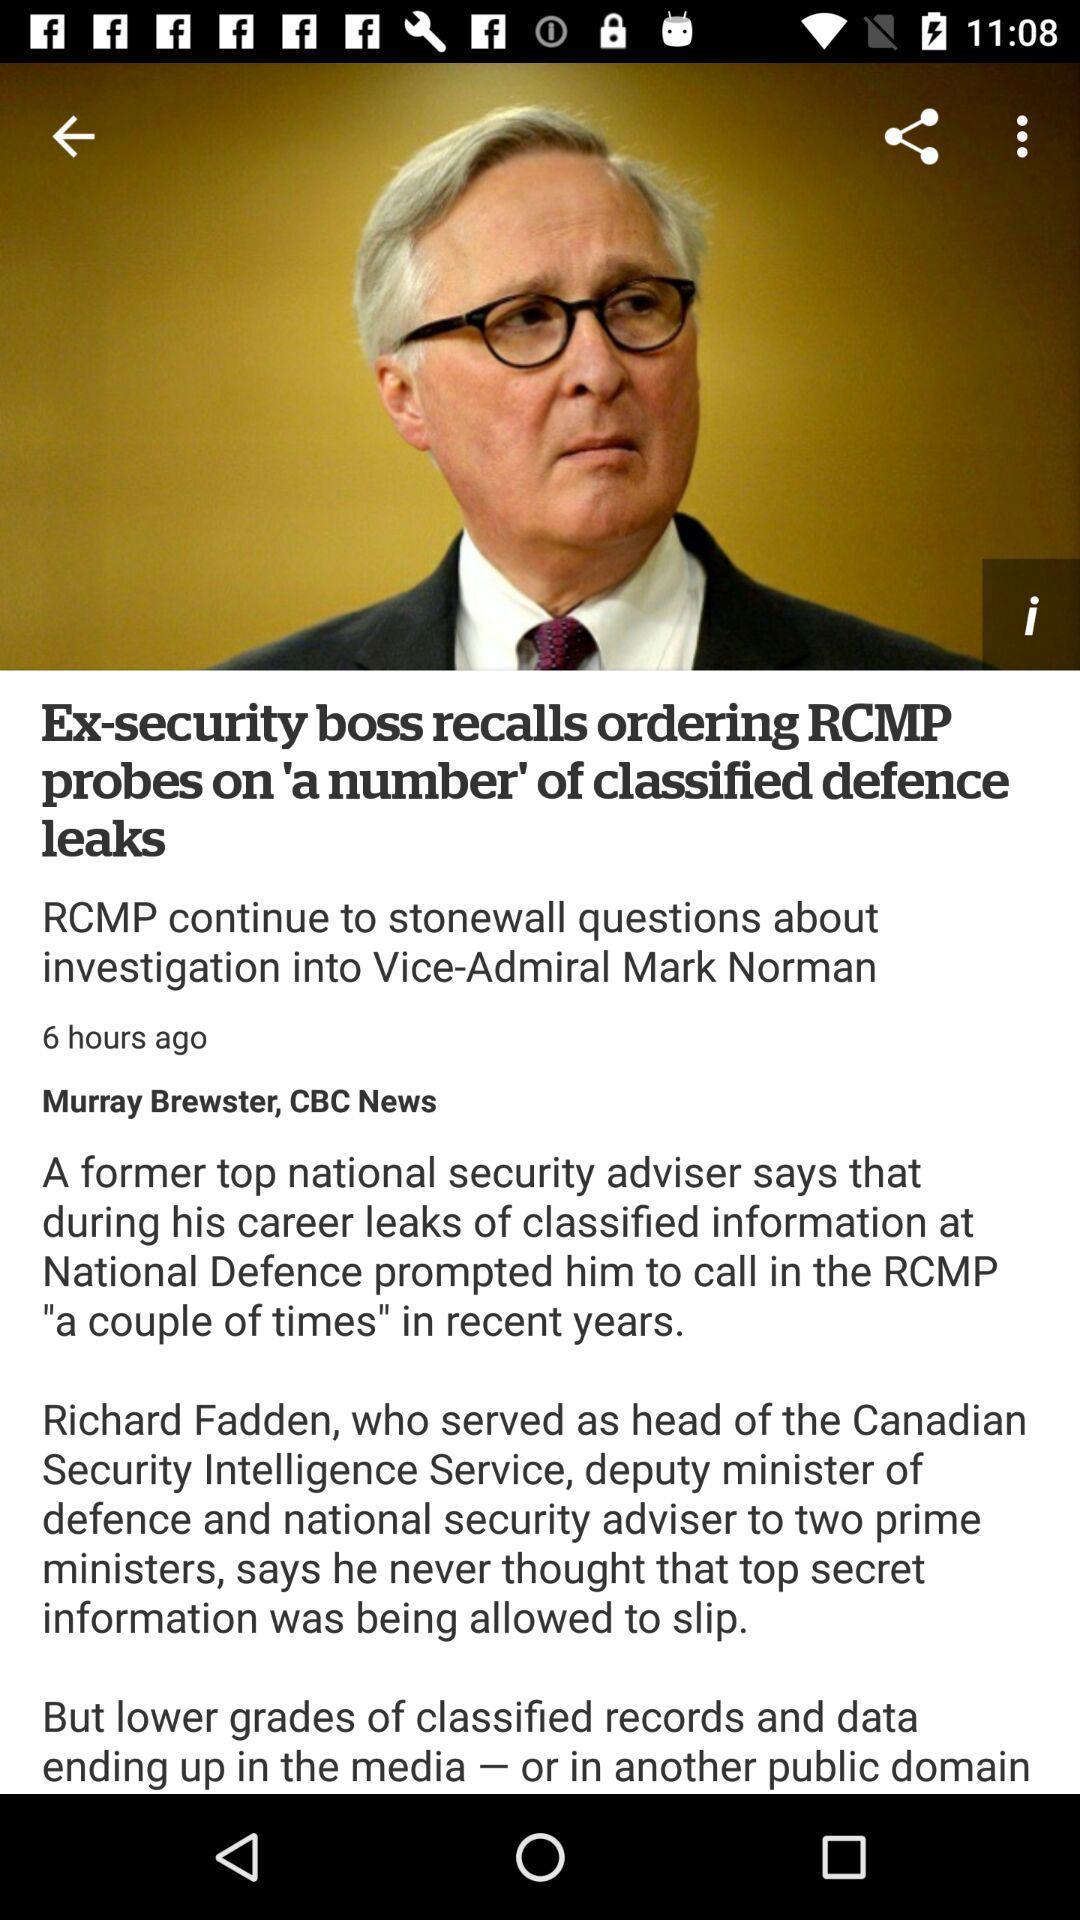  What do you see at coordinates (1031, 613) in the screenshot?
I see `i icon` at bounding box center [1031, 613].